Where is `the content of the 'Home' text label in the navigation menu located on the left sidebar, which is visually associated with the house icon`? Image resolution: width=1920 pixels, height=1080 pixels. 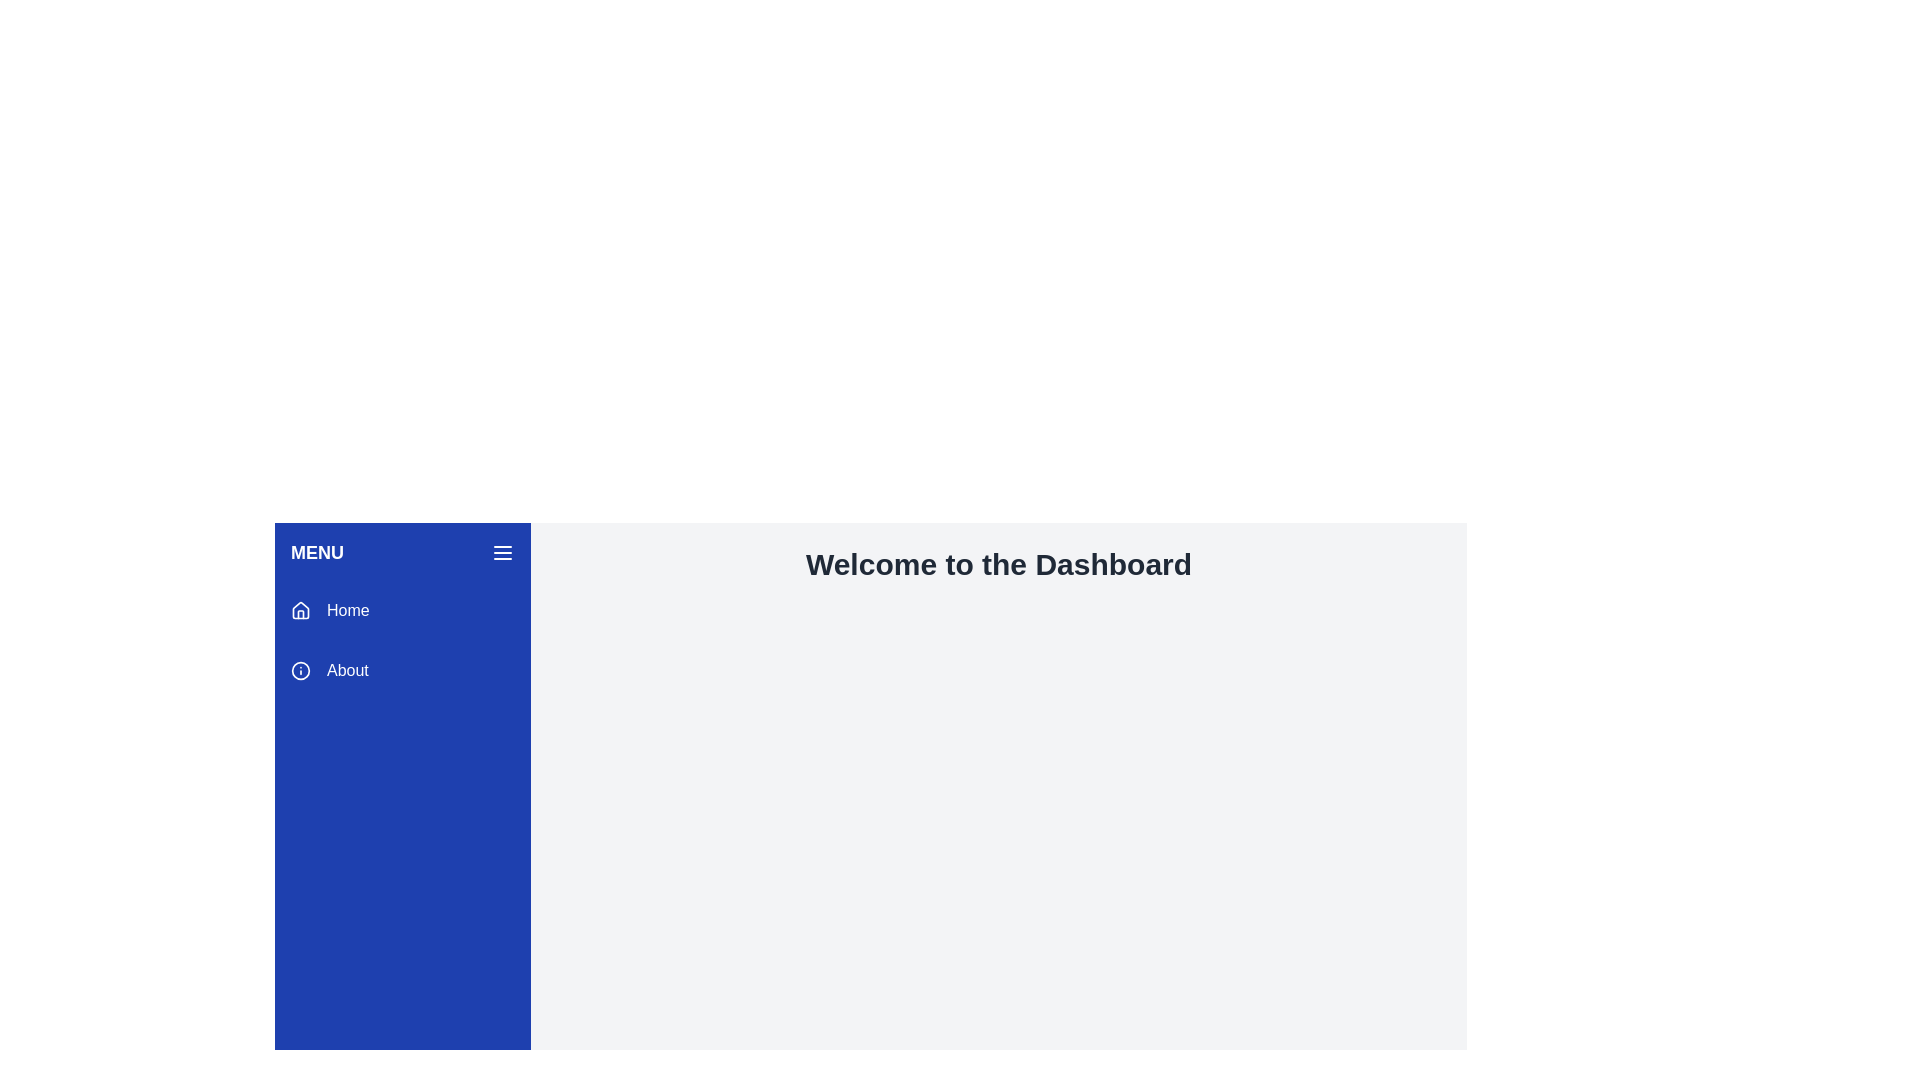
the content of the 'Home' text label in the navigation menu located on the left sidebar, which is visually associated with the house icon is located at coordinates (348, 609).